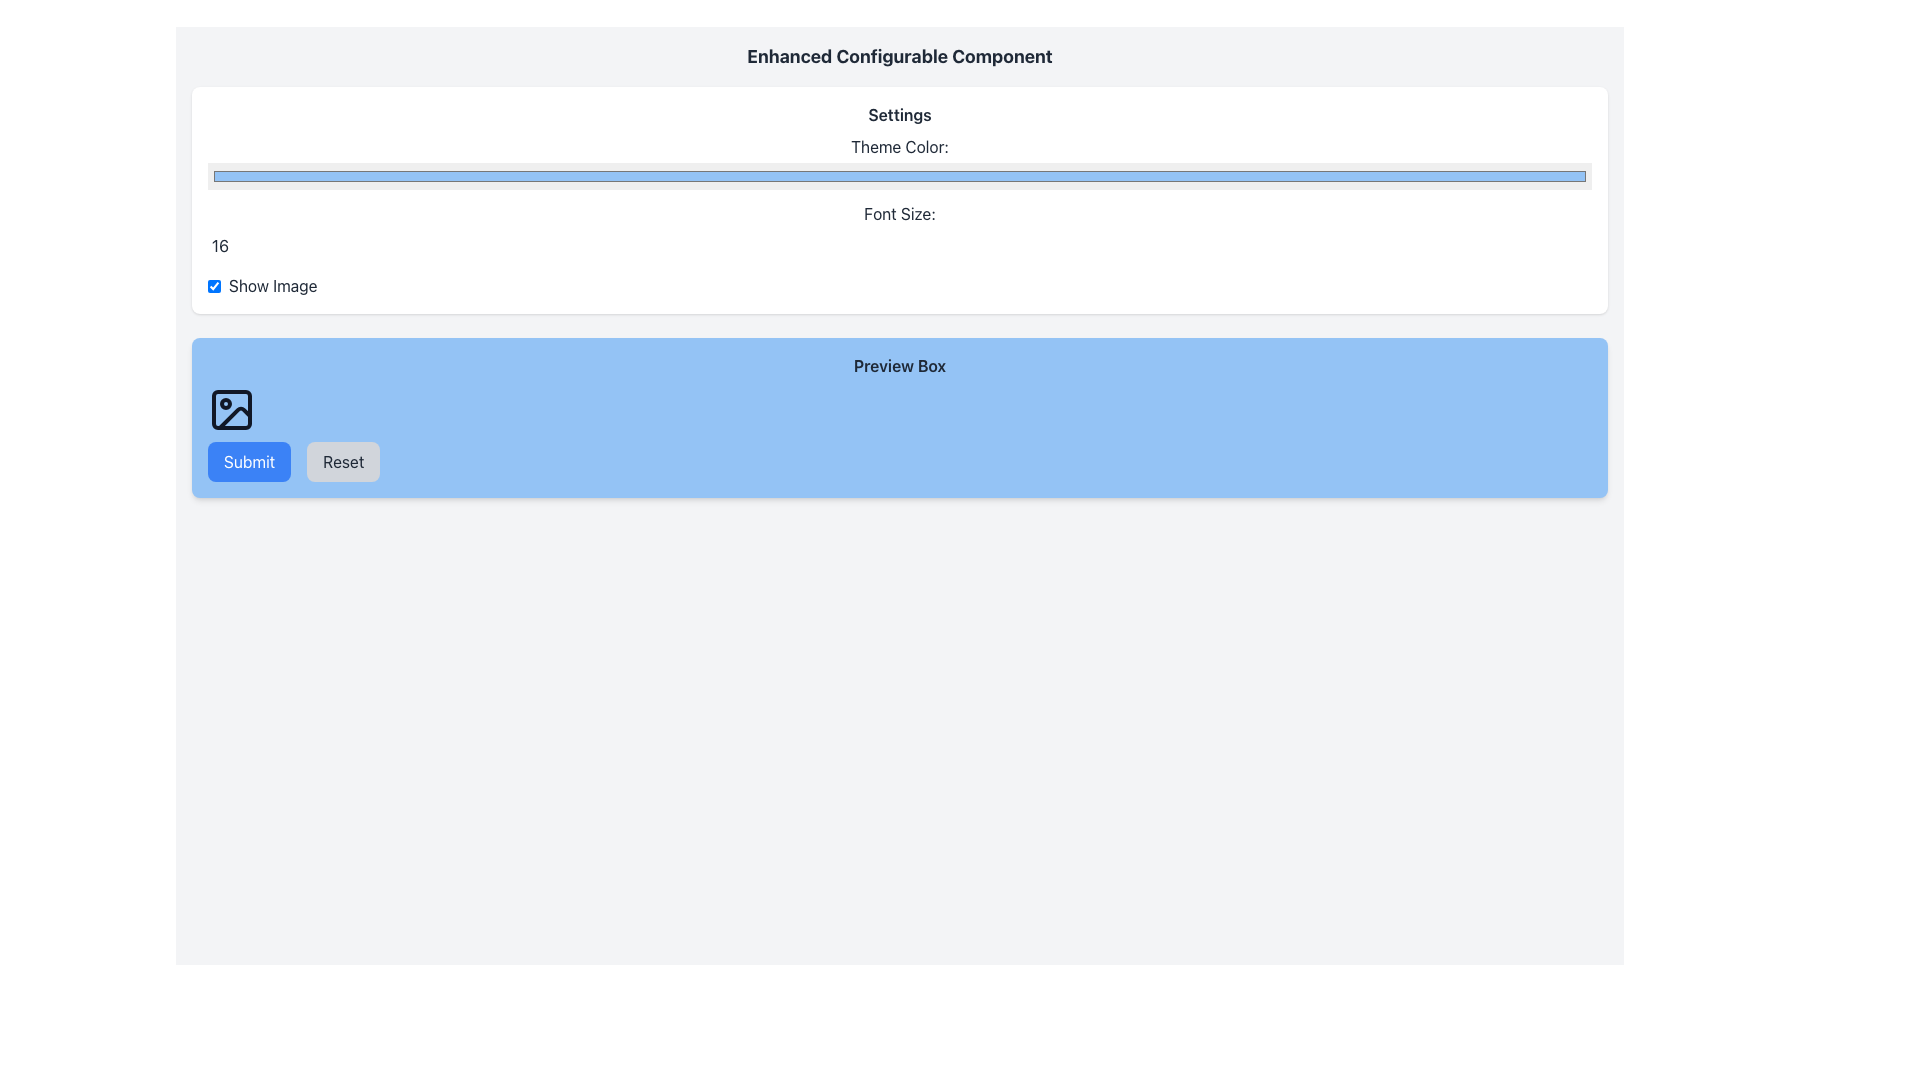  I want to click on the text label reading 'Theme Color:' which is positioned below the 'Settings' heading and above the color picker input in the configuration form, so click(899, 145).